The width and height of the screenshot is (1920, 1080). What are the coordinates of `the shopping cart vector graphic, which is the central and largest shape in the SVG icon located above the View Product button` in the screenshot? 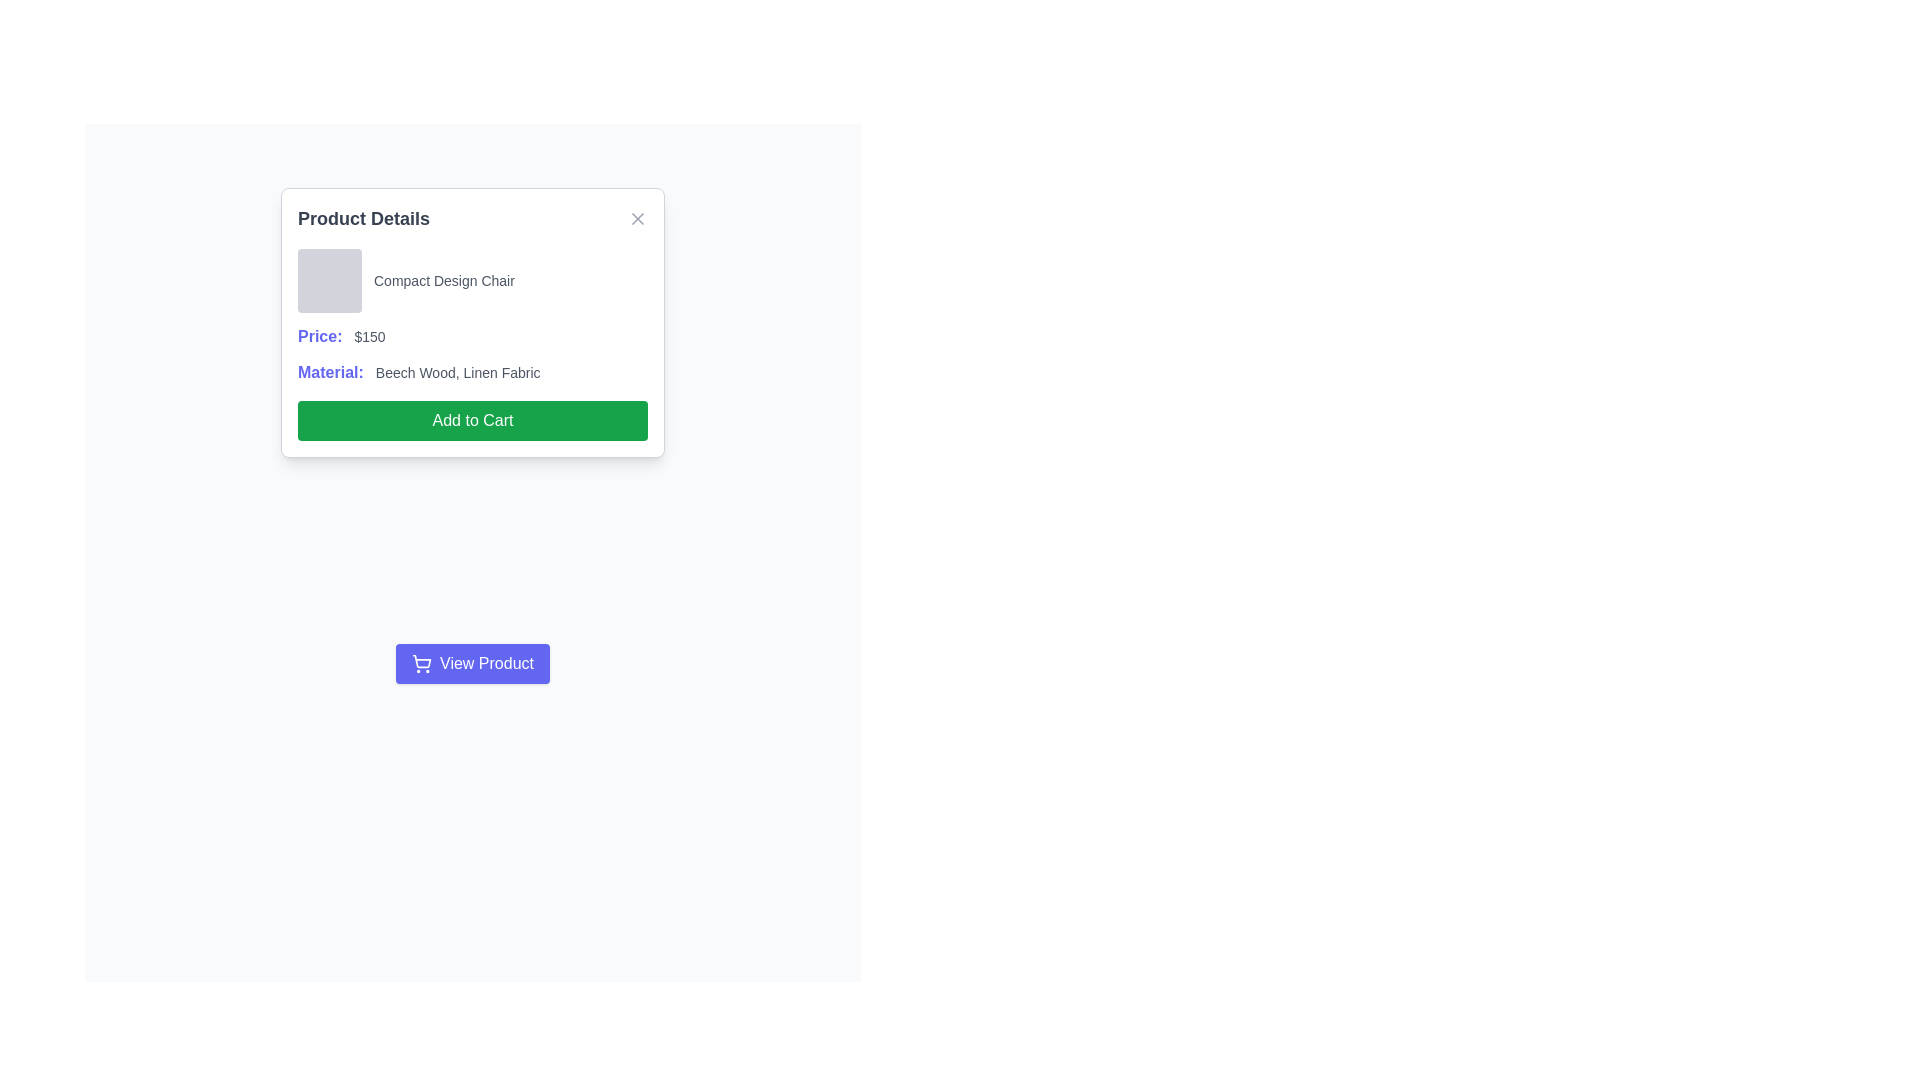 It's located at (421, 661).